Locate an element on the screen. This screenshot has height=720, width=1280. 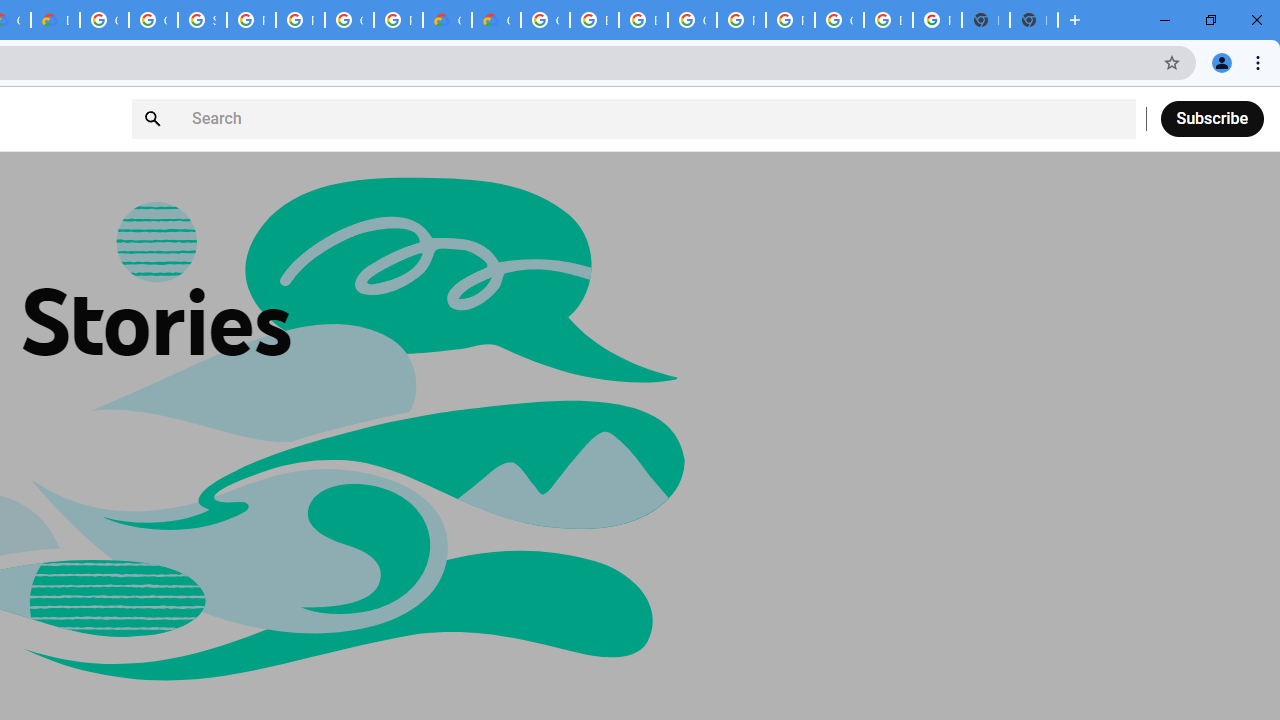
'Customer Care | Google Cloud' is located at coordinates (446, 20).